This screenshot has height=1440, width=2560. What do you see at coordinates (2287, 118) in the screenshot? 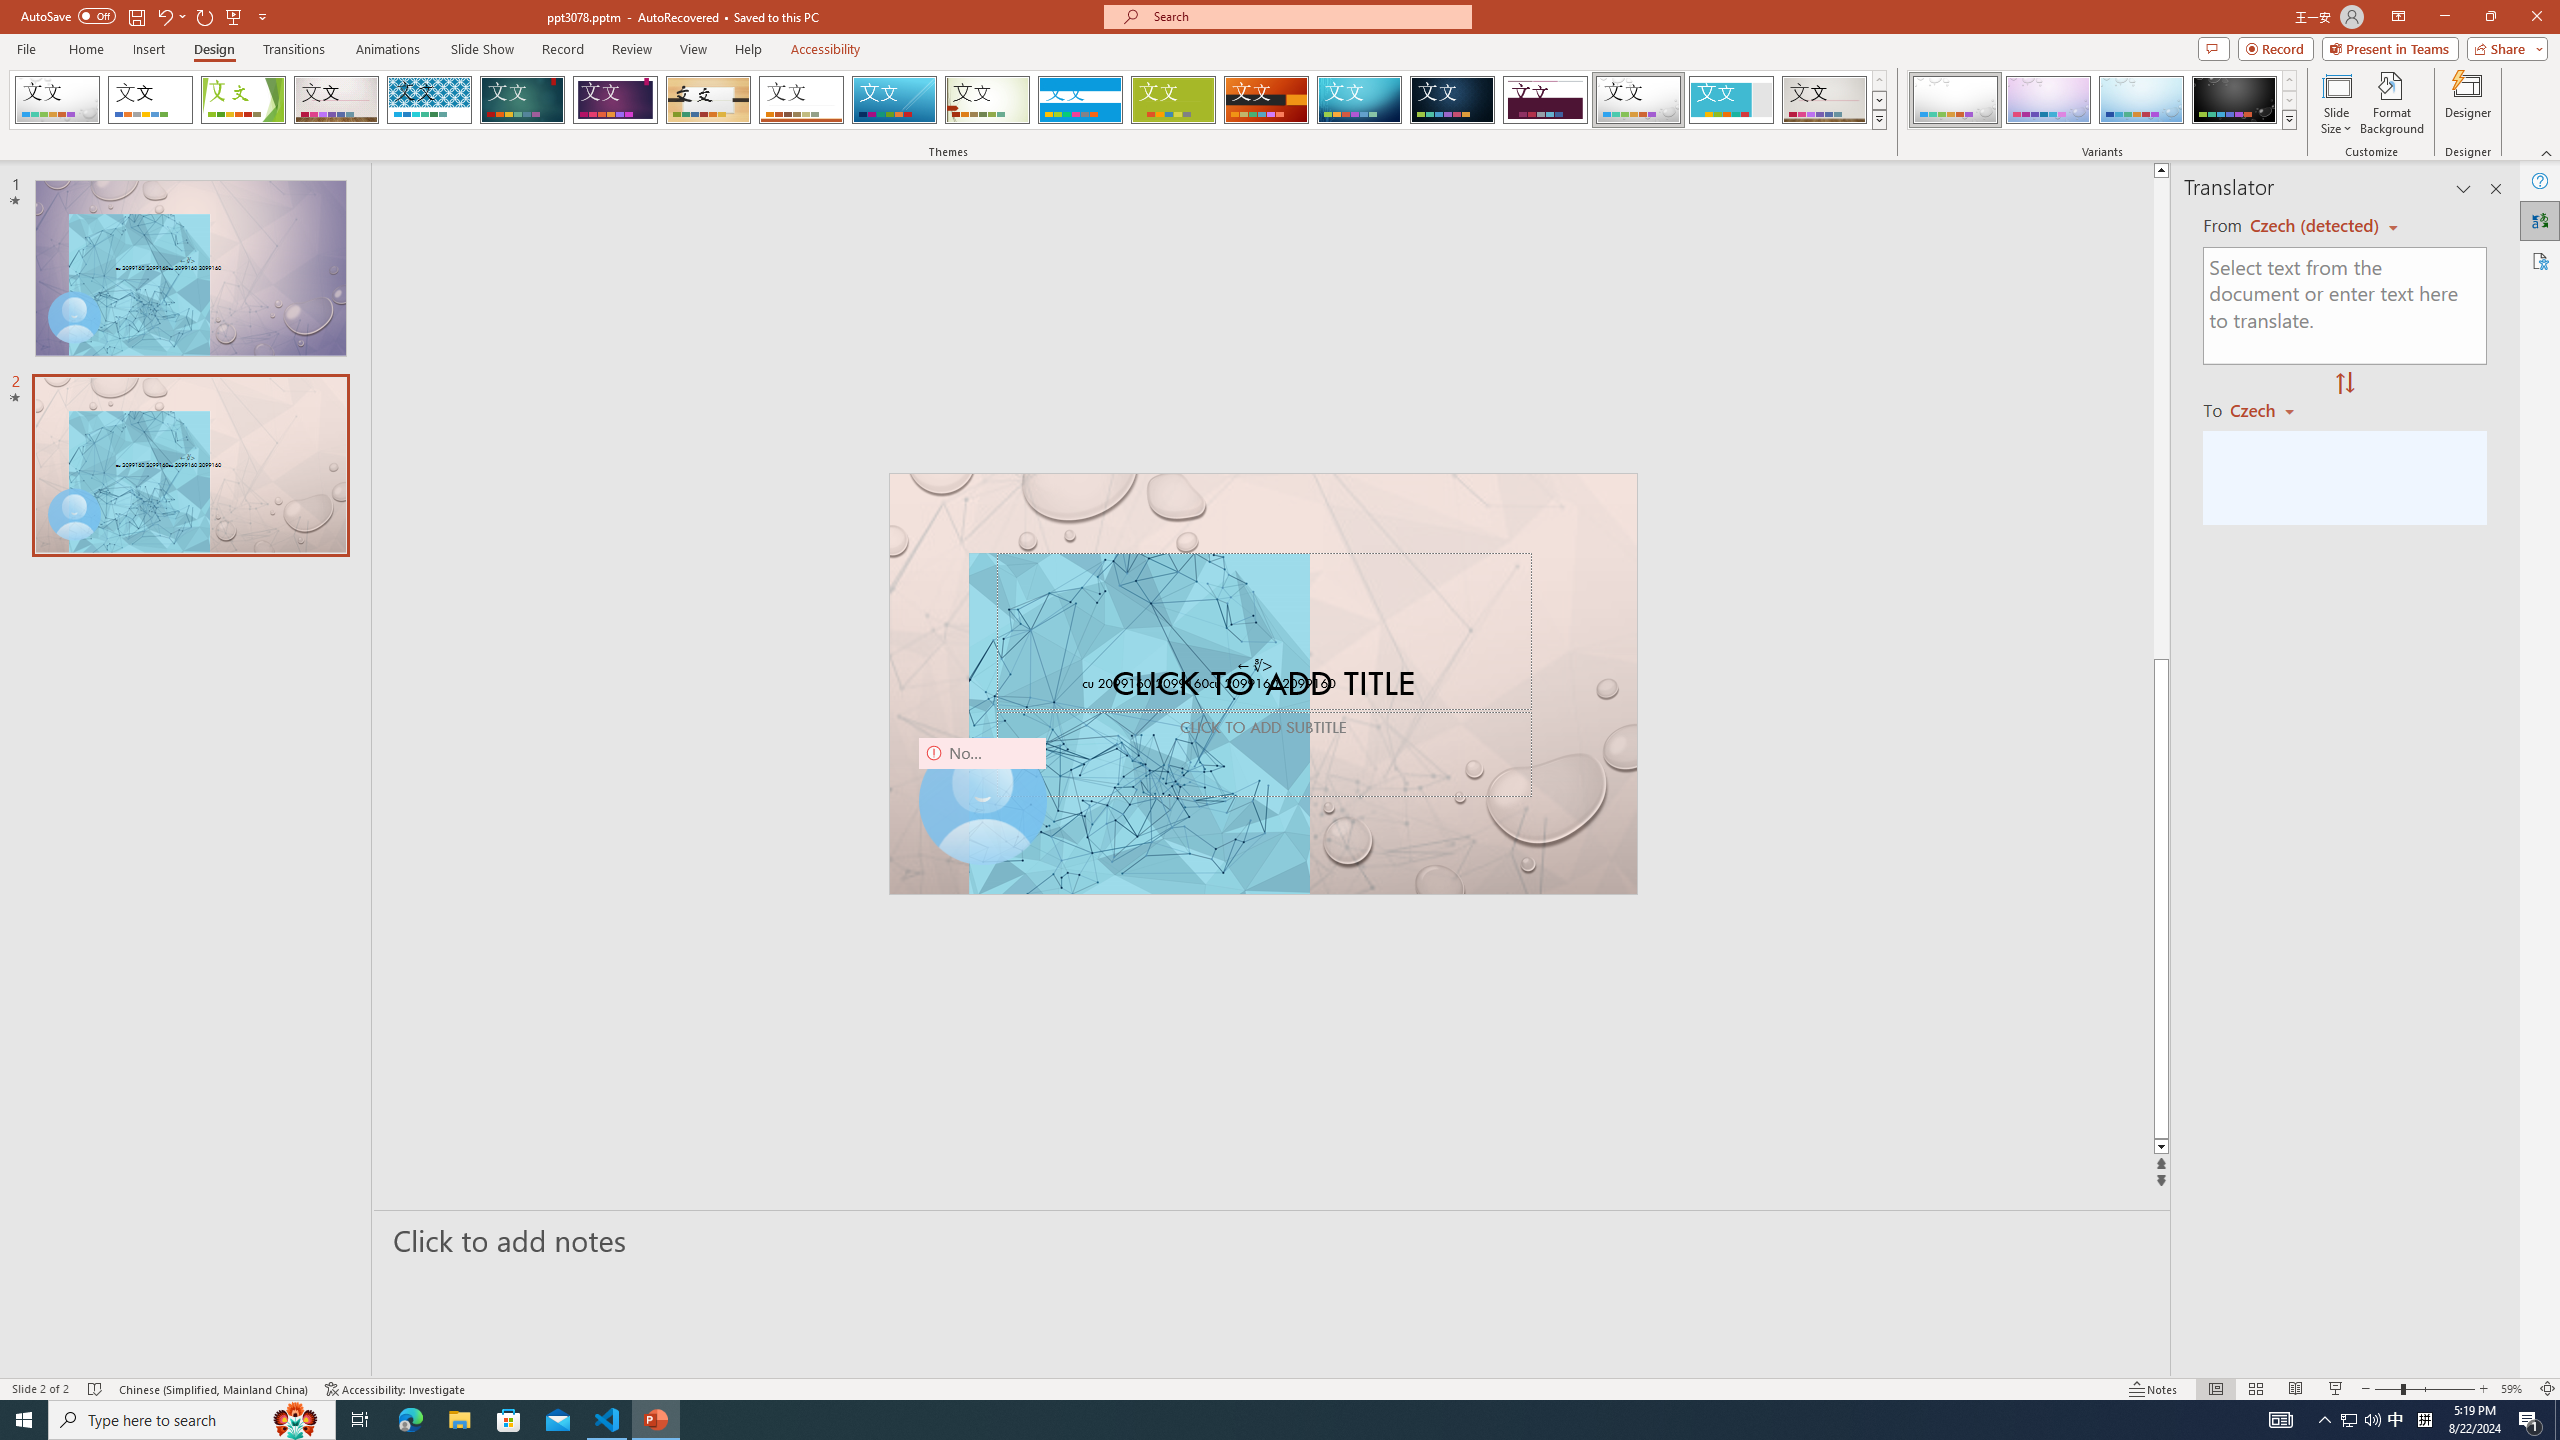
I see `'Variants'` at bounding box center [2287, 118].